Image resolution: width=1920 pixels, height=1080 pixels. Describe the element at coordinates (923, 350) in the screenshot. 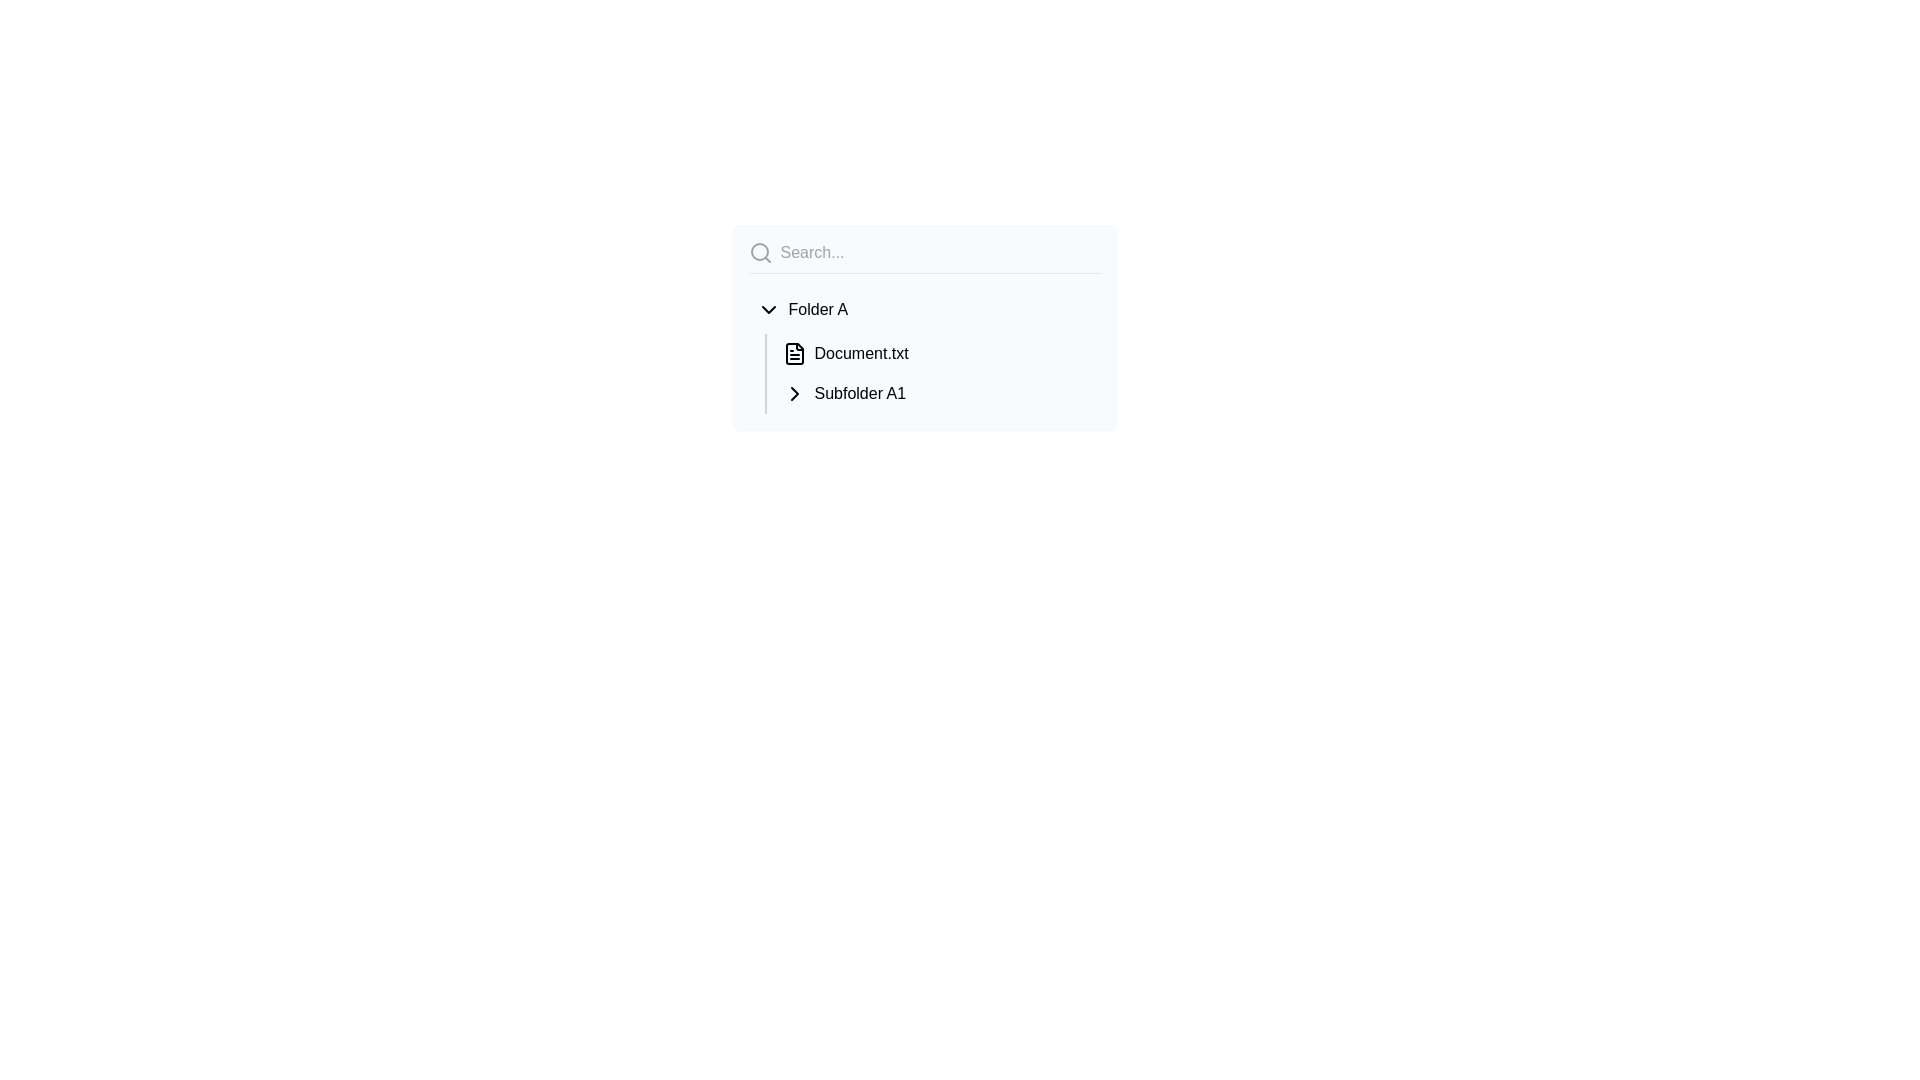

I see `the 'Document.txt' item` at that location.